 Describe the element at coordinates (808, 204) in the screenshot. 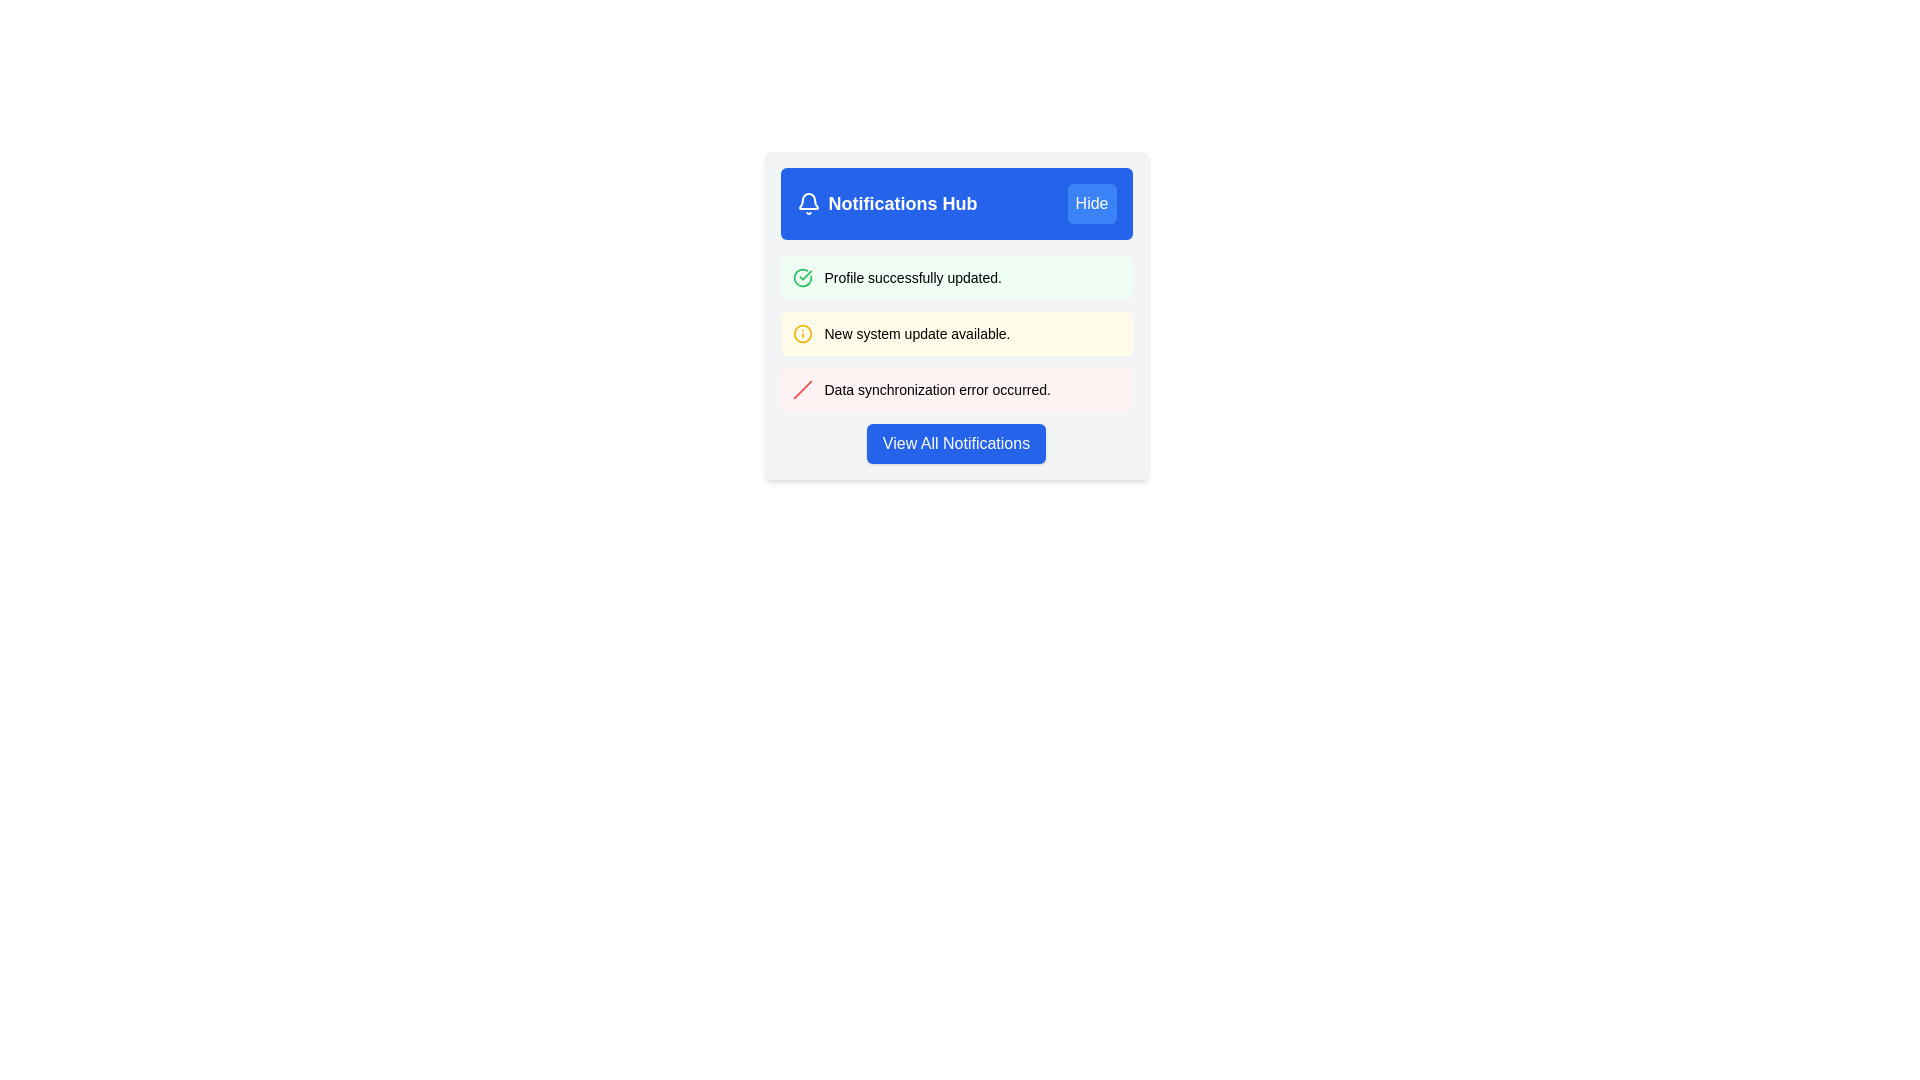

I see `the bell icon in the Notifications Hub header, which is styled with an outline appearance and is located to the left of the text 'Notifications Hub'` at that location.